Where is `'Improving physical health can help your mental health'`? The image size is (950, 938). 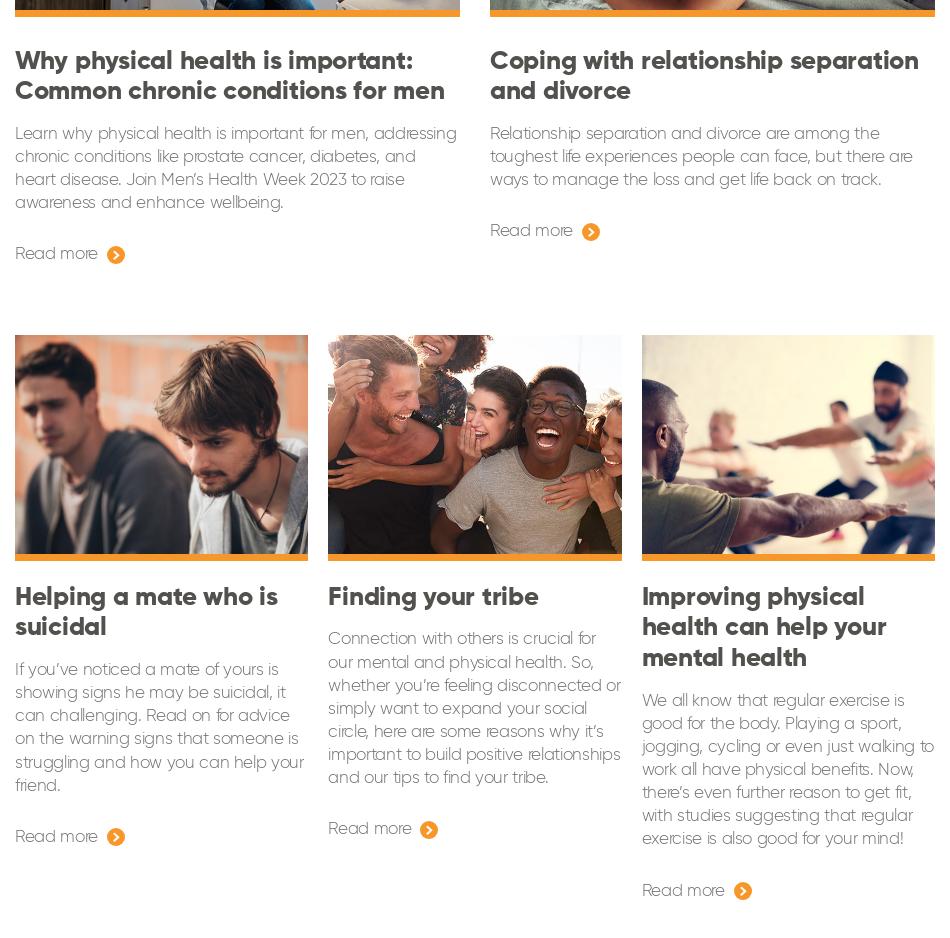 'Improving physical health can help your mental health' is located at coordinates (762, 627).